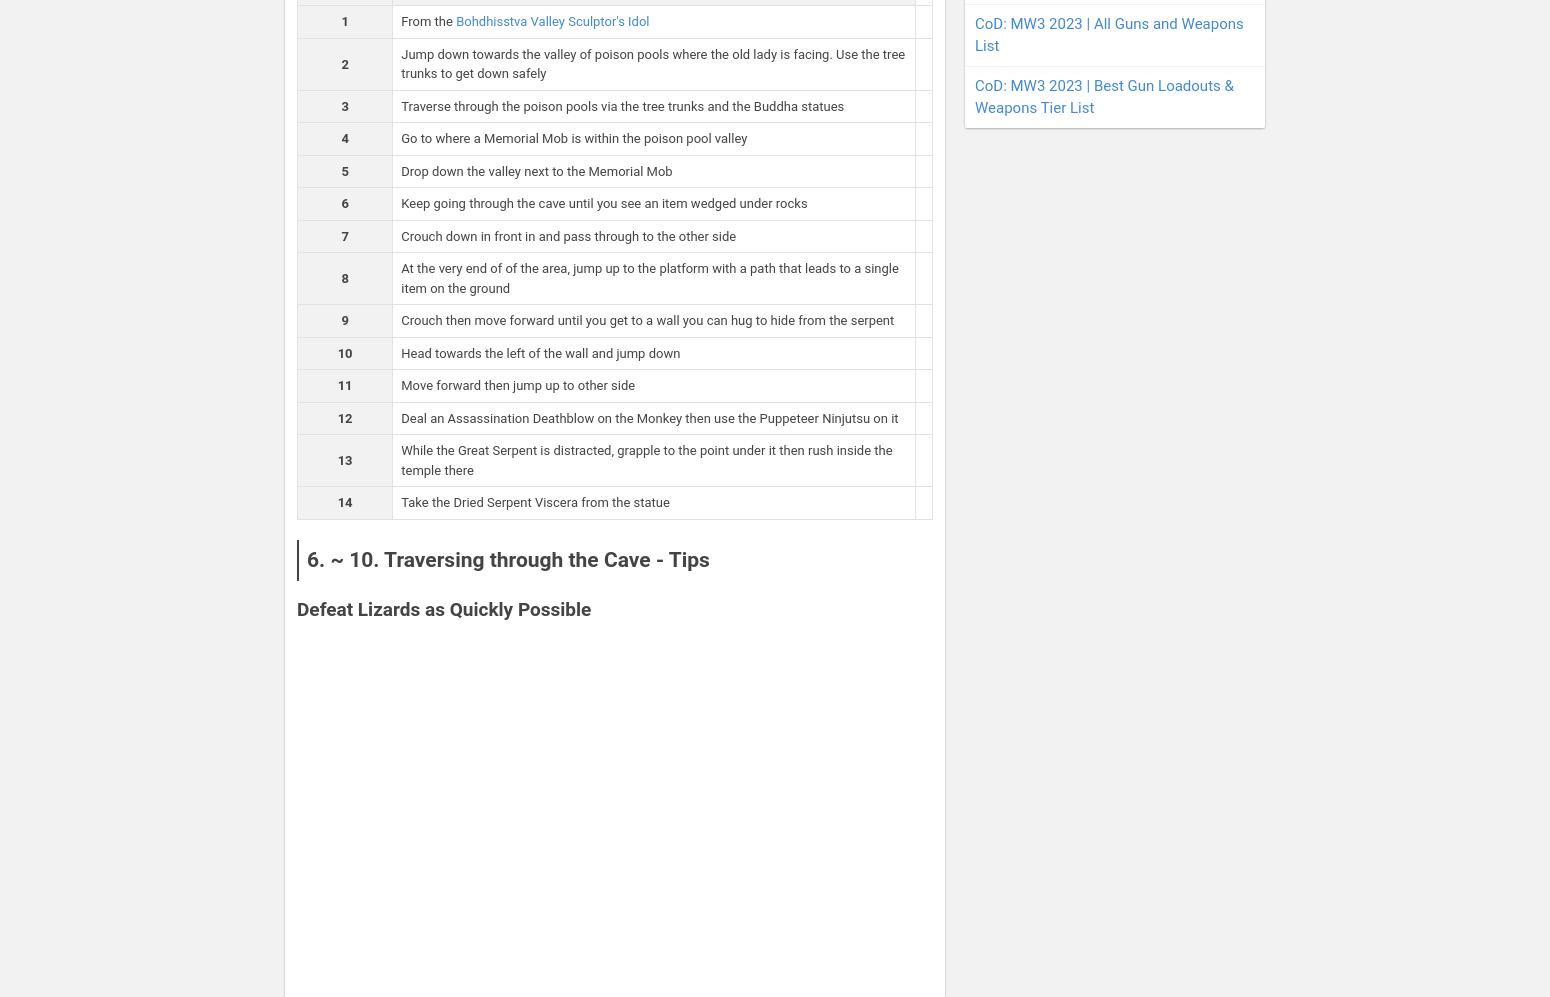  Describe the element at coordinates (539, 351) in the screenshot. I see `'Head towards the left of the wall and jump down'` at that location.